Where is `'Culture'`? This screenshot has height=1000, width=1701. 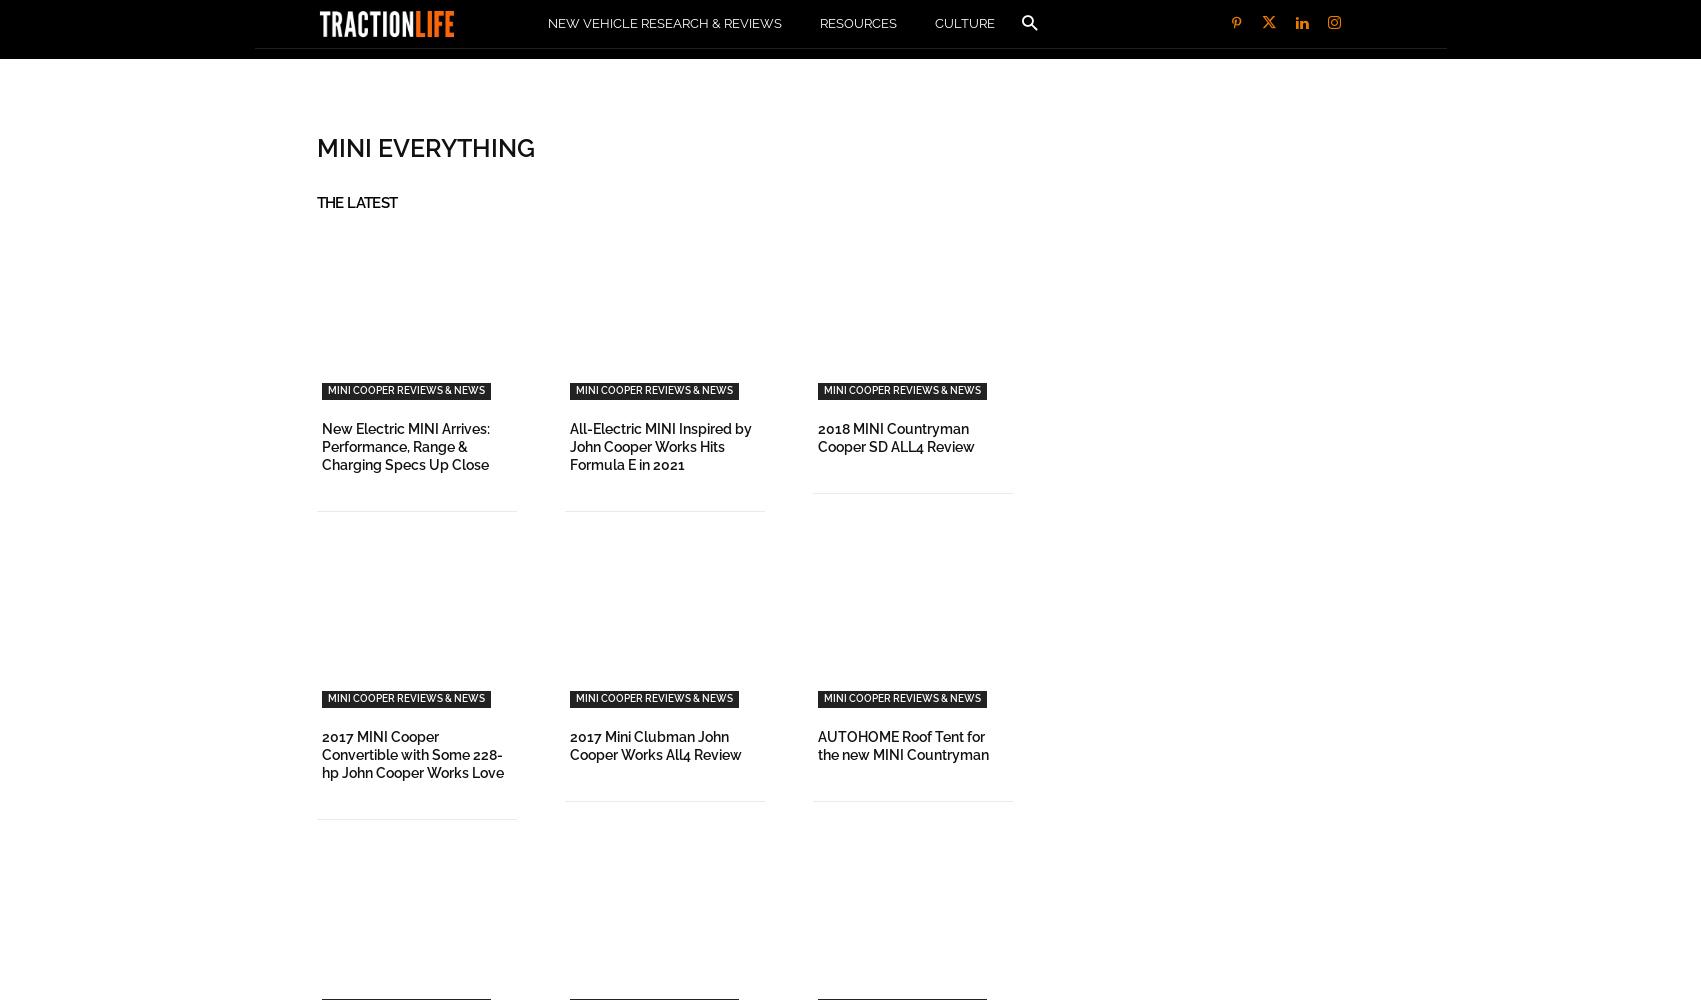 'Culture' is located at coordinates (934, 23).